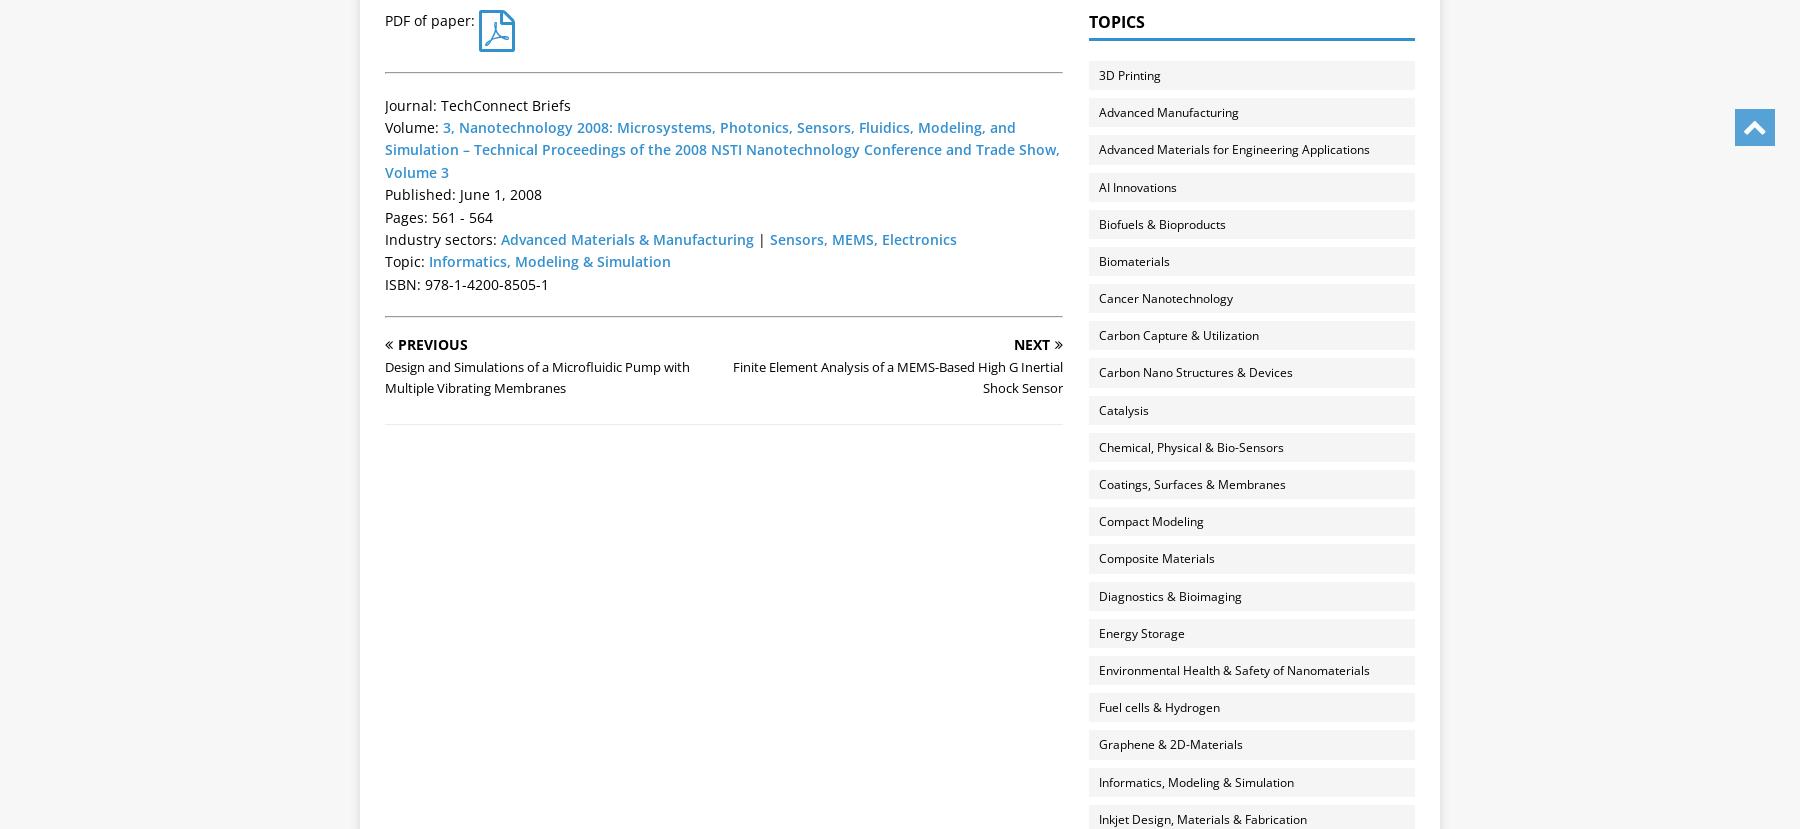 The width and height of the screenshot is (1800, 829). Describe the element at coordinates (1031, 343) in the screenshot. I see `'Next'` at that location.